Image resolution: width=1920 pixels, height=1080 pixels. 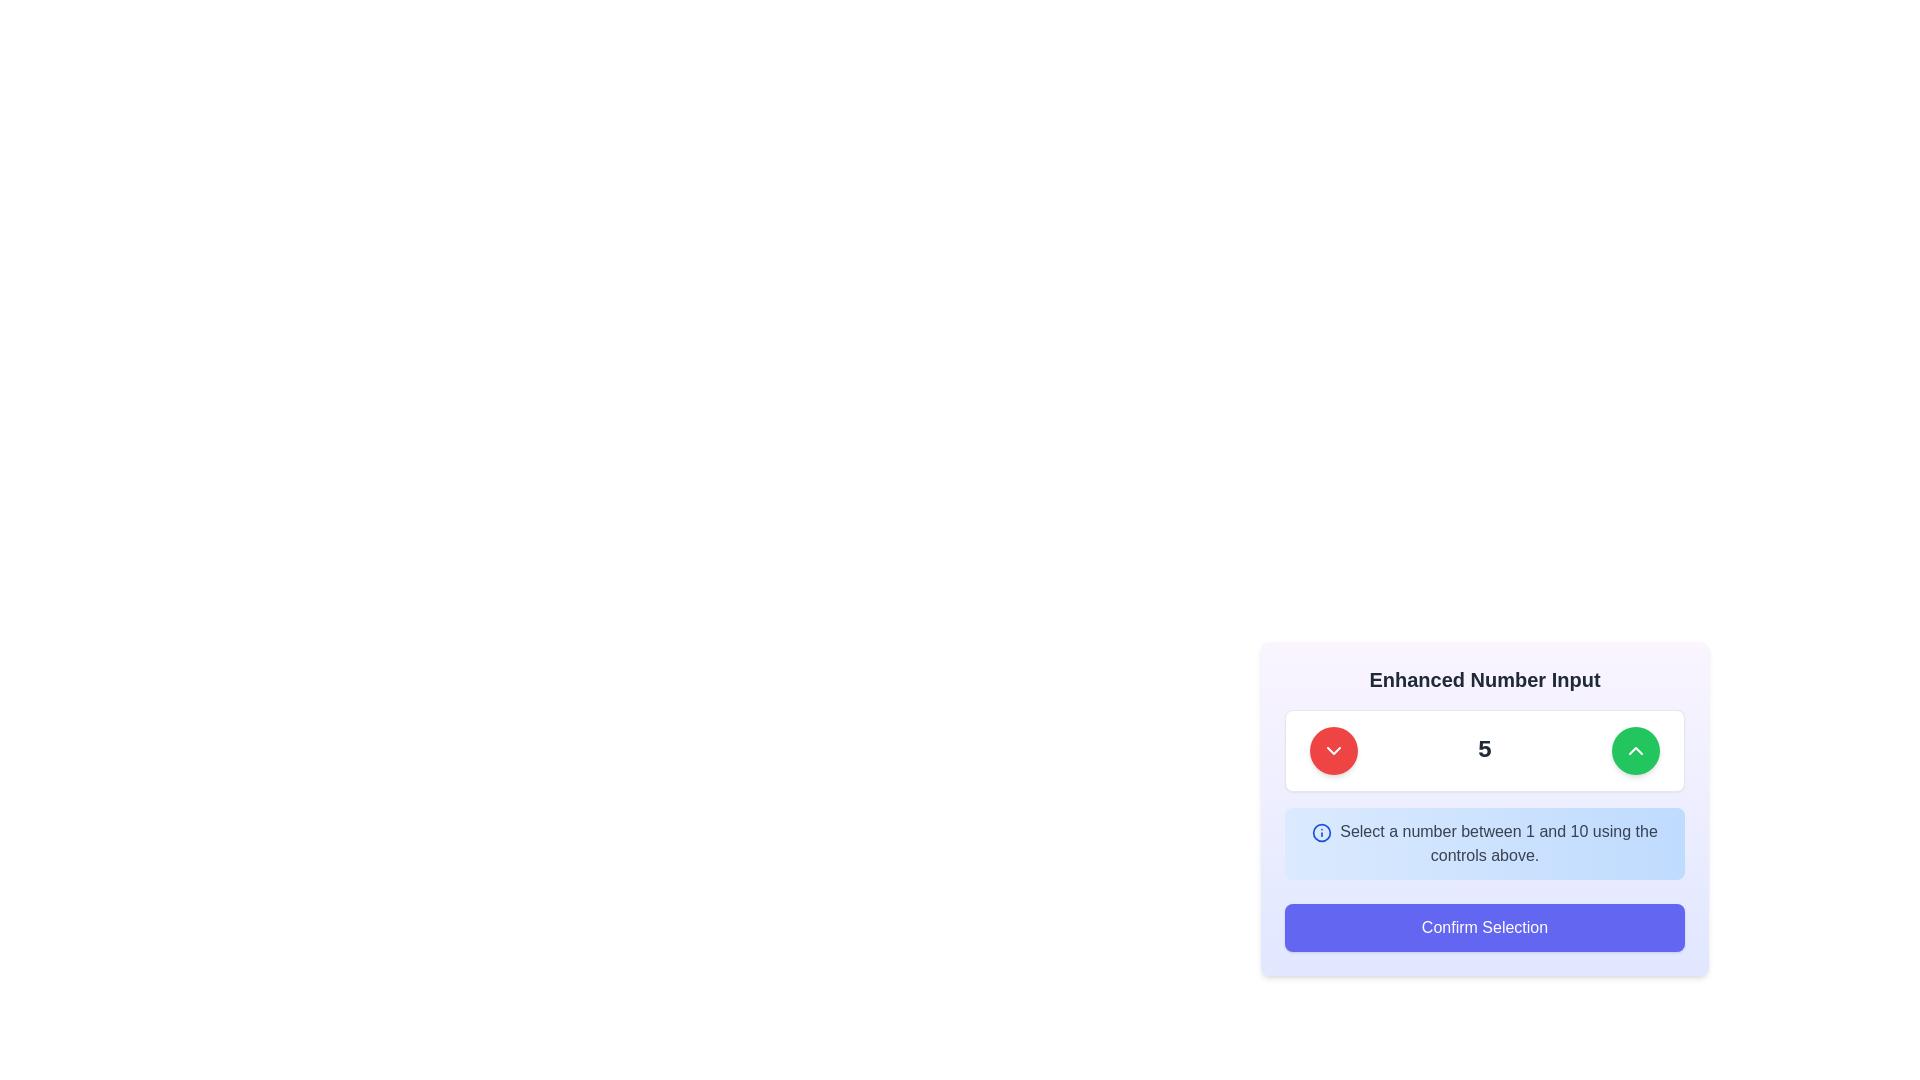 What do you see at coordinates (1636, 751) in the screenshot?
I see `the increment button located in the top-right corner of the white rectangle in the 'Enhanced Number Input' section to increase the number in the adjacent input field by one` at bounding box center [1636, 751].